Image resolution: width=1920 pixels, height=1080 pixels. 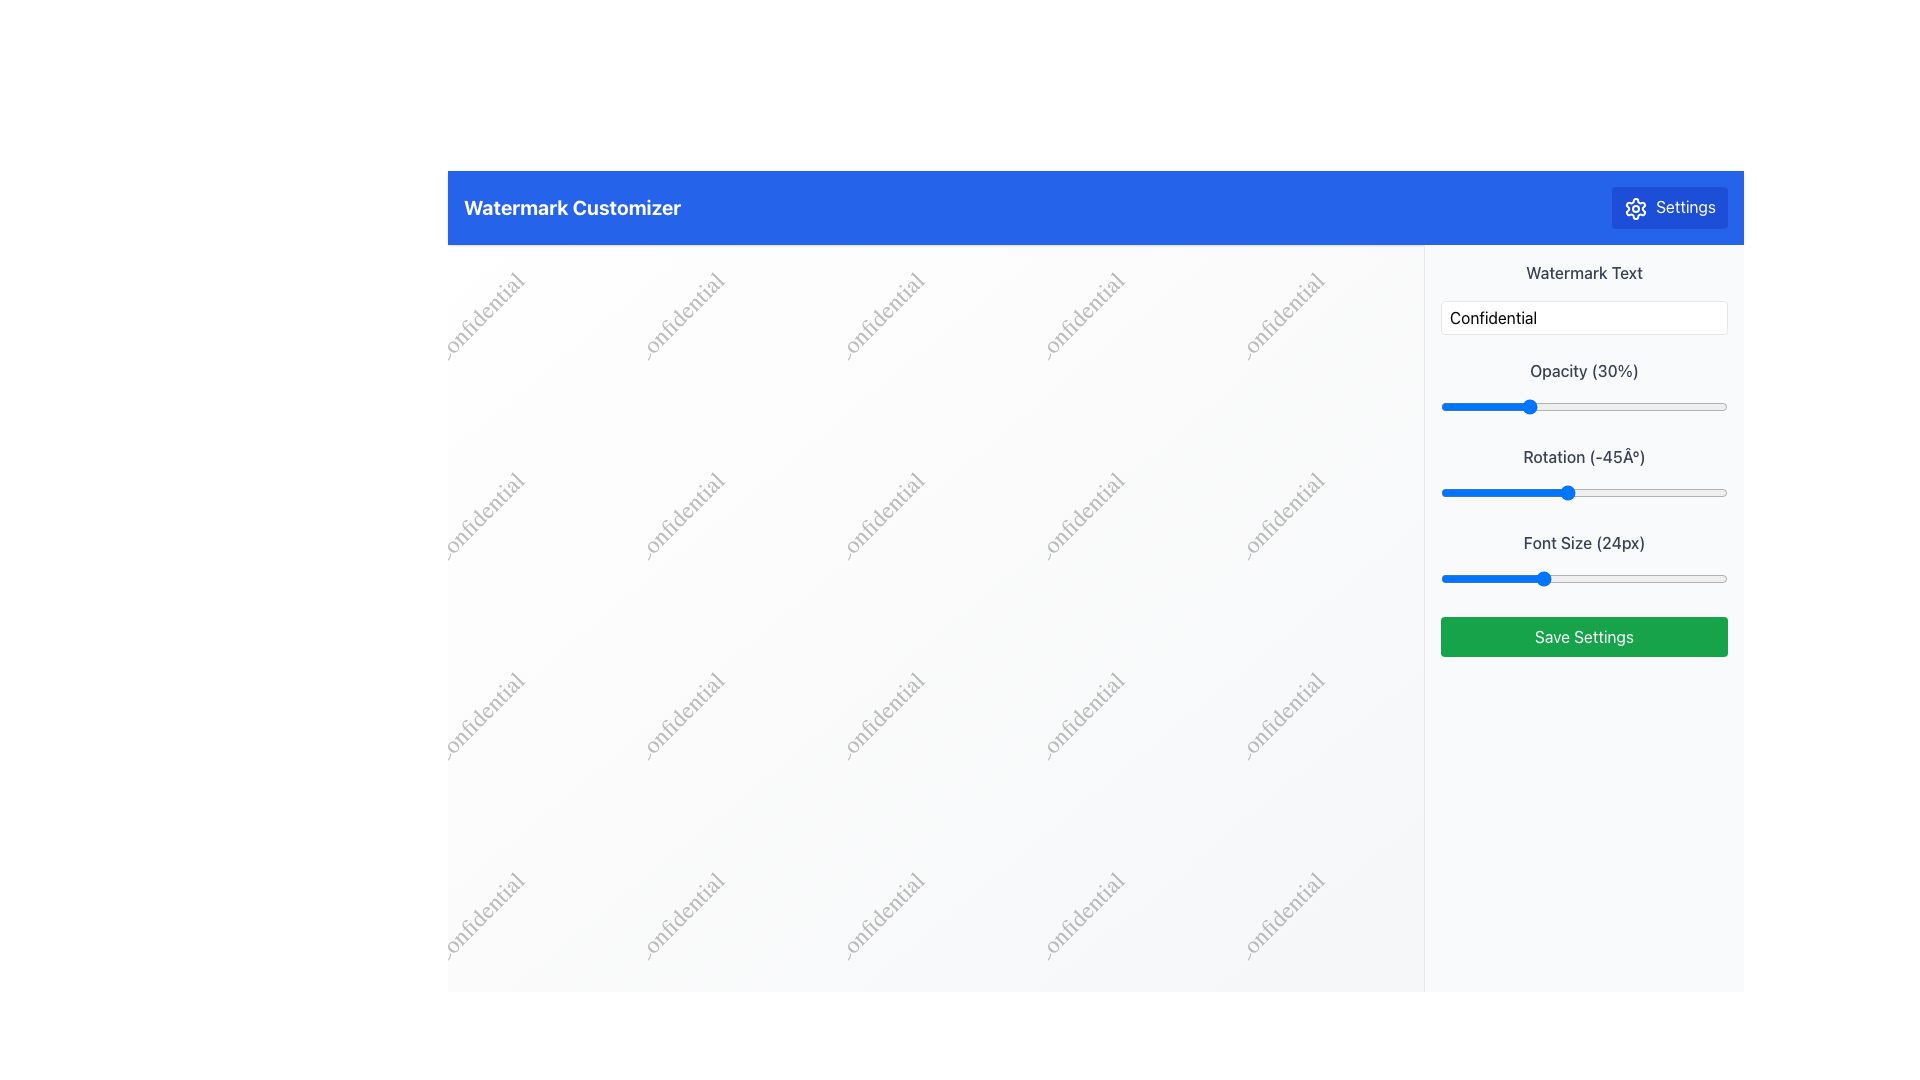 I want to click on the Static text label displaying 'Rotation (-45°)' which is positioned above the slider component in the right section of the user interface, so click(x=1583, y=456).